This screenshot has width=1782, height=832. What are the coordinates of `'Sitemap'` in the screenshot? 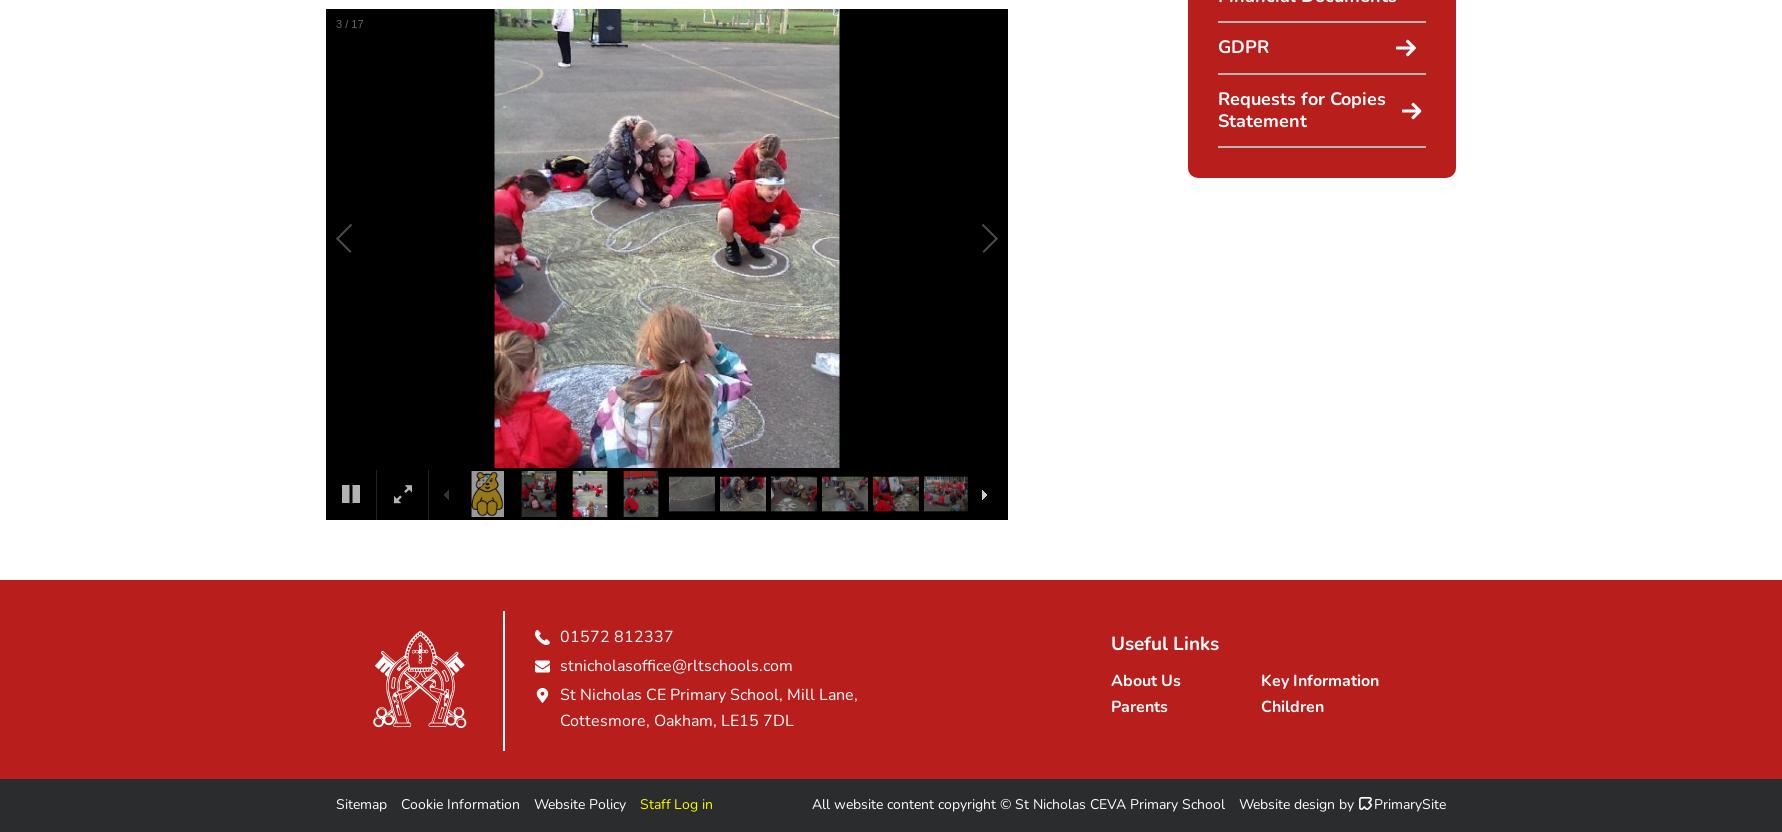 It's located at (361, 803).